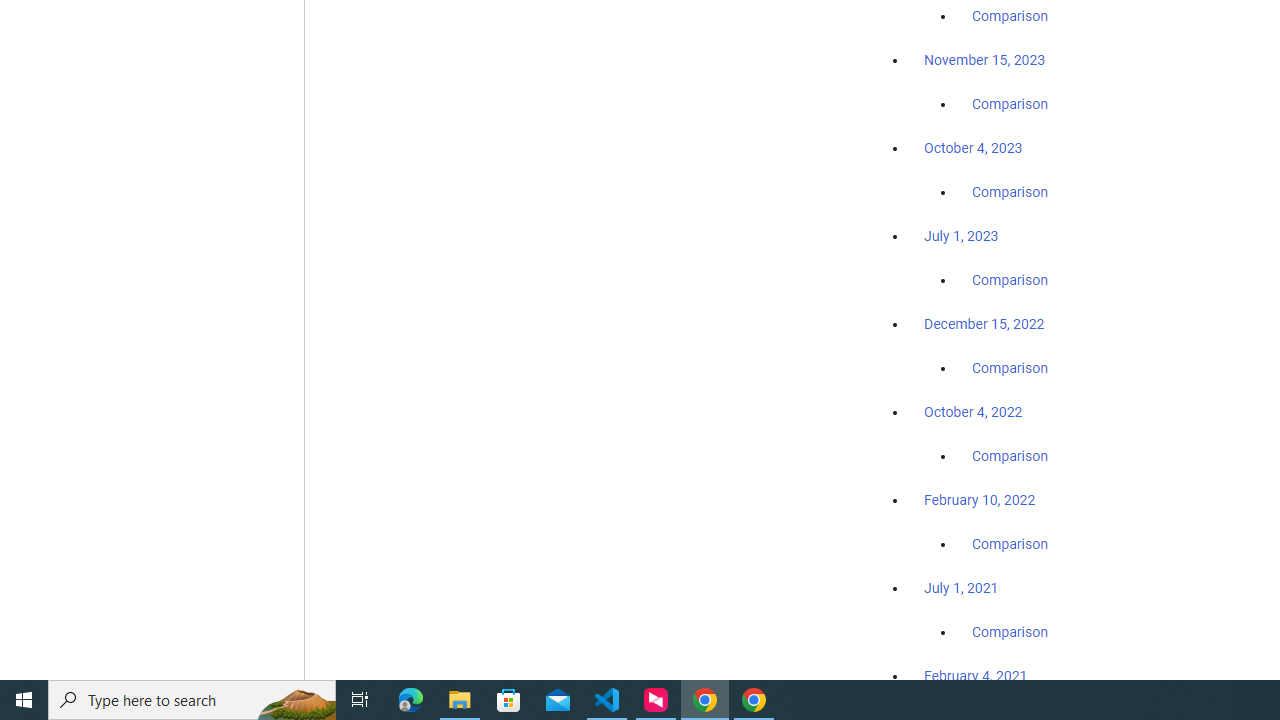 Image resolution: width=1280 pixels, height=720 pixels. Describe the element at coordinates (961, 235) in the screenshot. I see `'July 1, 2023'` at that location.